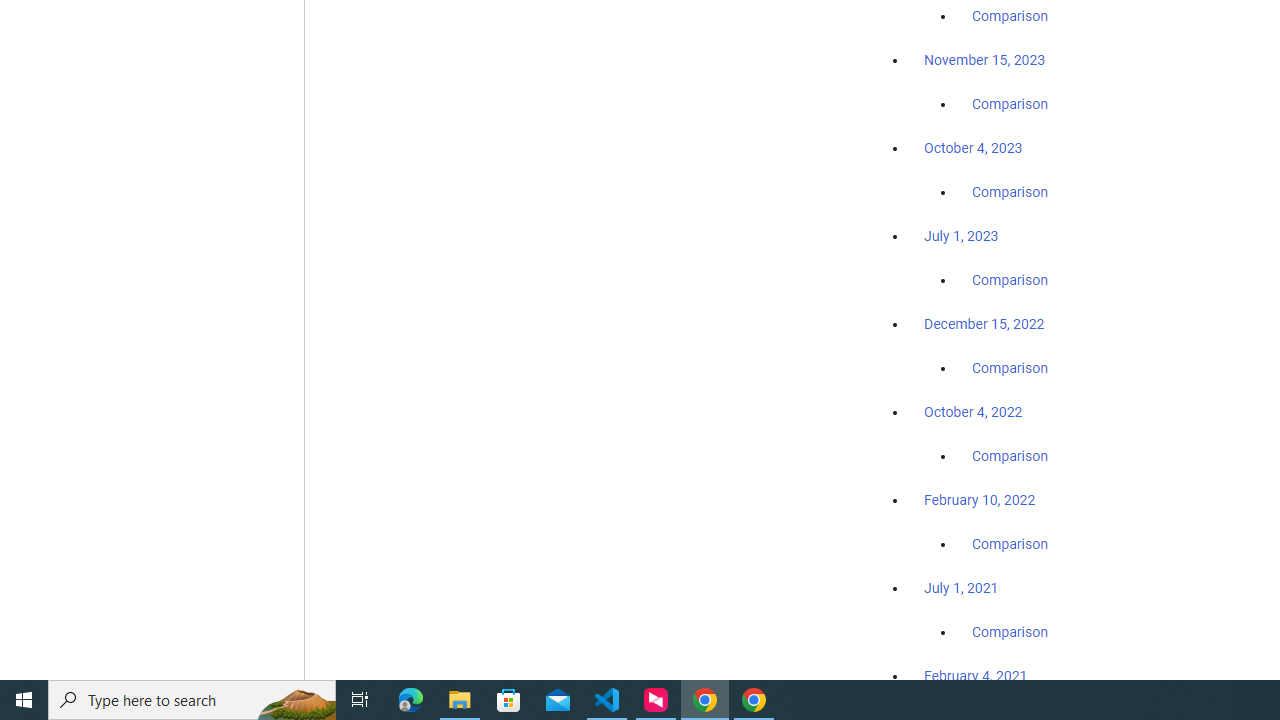 Image resolution: width=1280 pixels, height=720 pixels. Describe the element at coordinates (961, 235) in the screenshot. I see `'July 1, 2023'` at that location.